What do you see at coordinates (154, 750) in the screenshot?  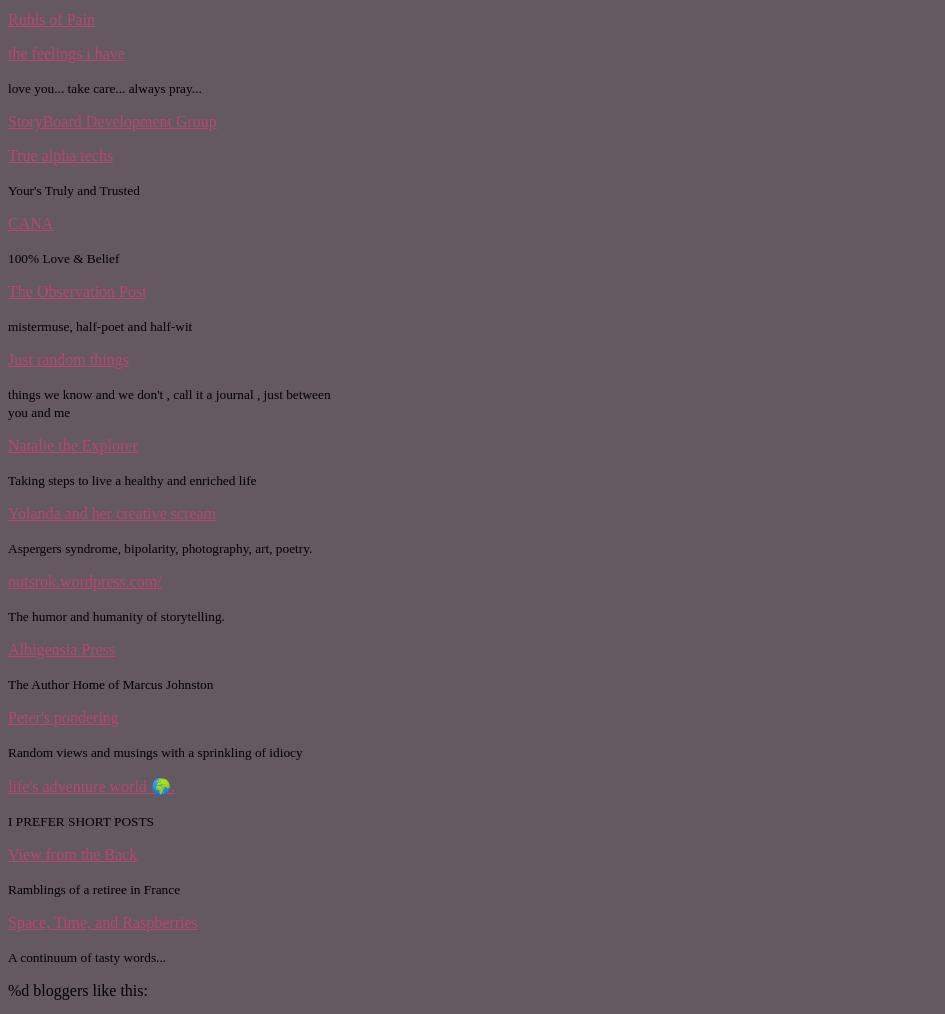 I see `'Random views and musings with a sprinkling of idiocy'` at bounding box center [154, 750].